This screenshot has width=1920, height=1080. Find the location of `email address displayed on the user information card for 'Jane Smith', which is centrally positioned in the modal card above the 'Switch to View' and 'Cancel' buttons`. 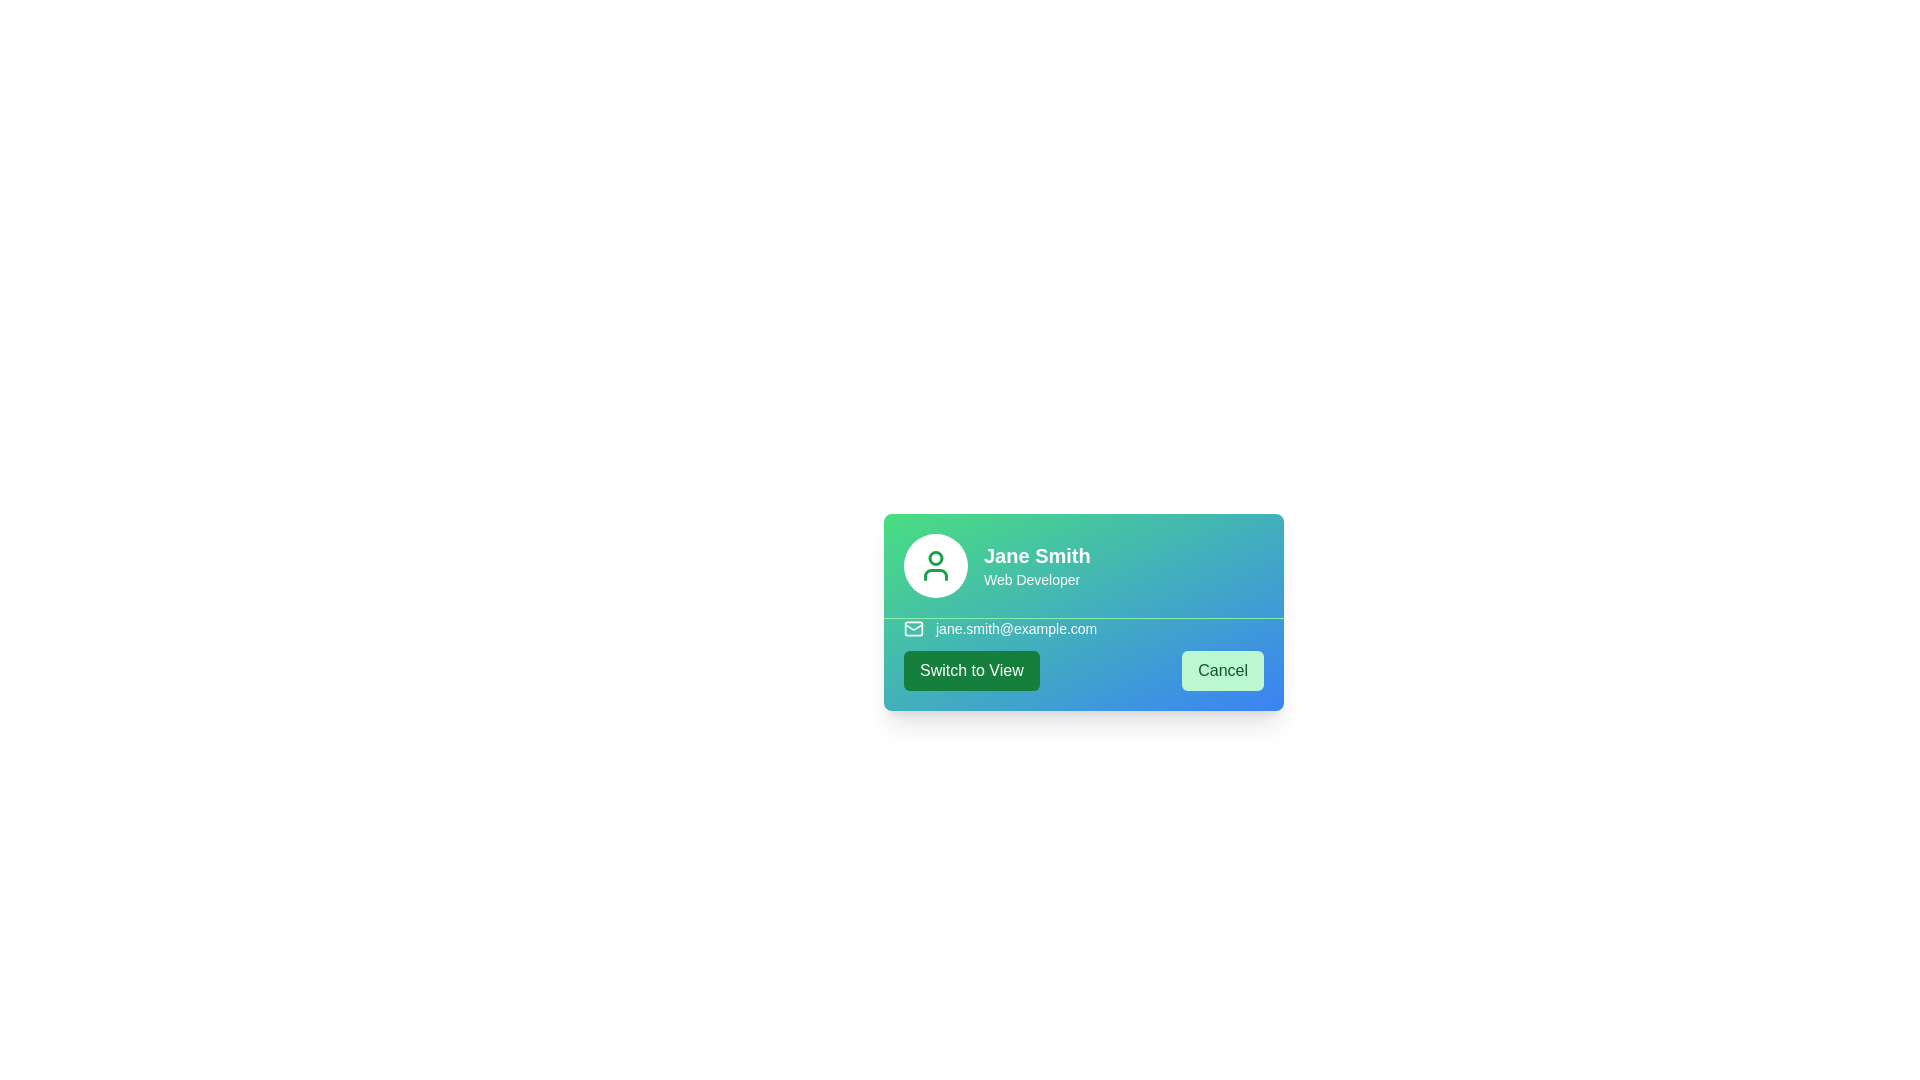

email address displayed on the user information card for 'Jane Smith', which is centrally positioned in the modal card above the 'Switch to View' and 'Cancel' buttons is located at coordinates (1083, 611).